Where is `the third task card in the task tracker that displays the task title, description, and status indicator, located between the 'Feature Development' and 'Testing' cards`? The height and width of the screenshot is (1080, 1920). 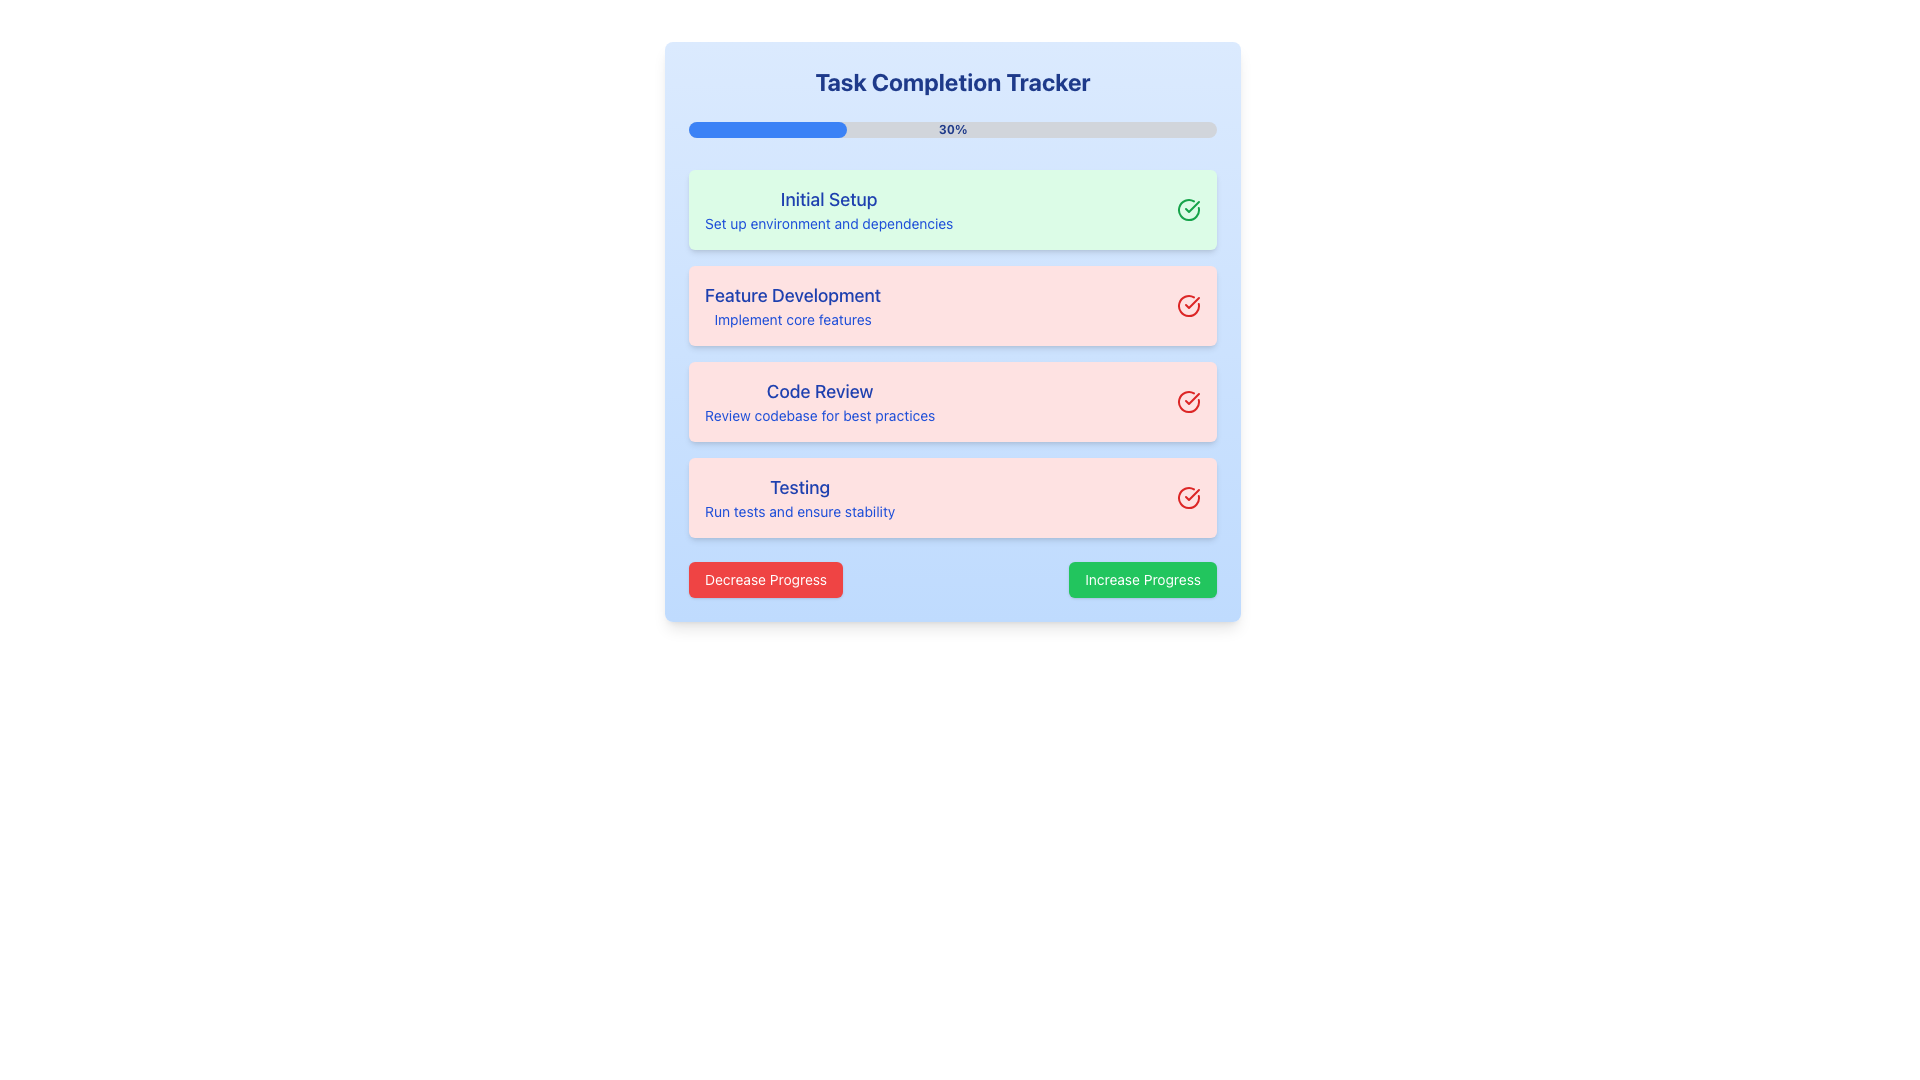 the third task card in the task tracker that displays the task title, description, and status indicator, located between the 'Feature Development' and 'Testing' cards is located at coordinates (952, 401).